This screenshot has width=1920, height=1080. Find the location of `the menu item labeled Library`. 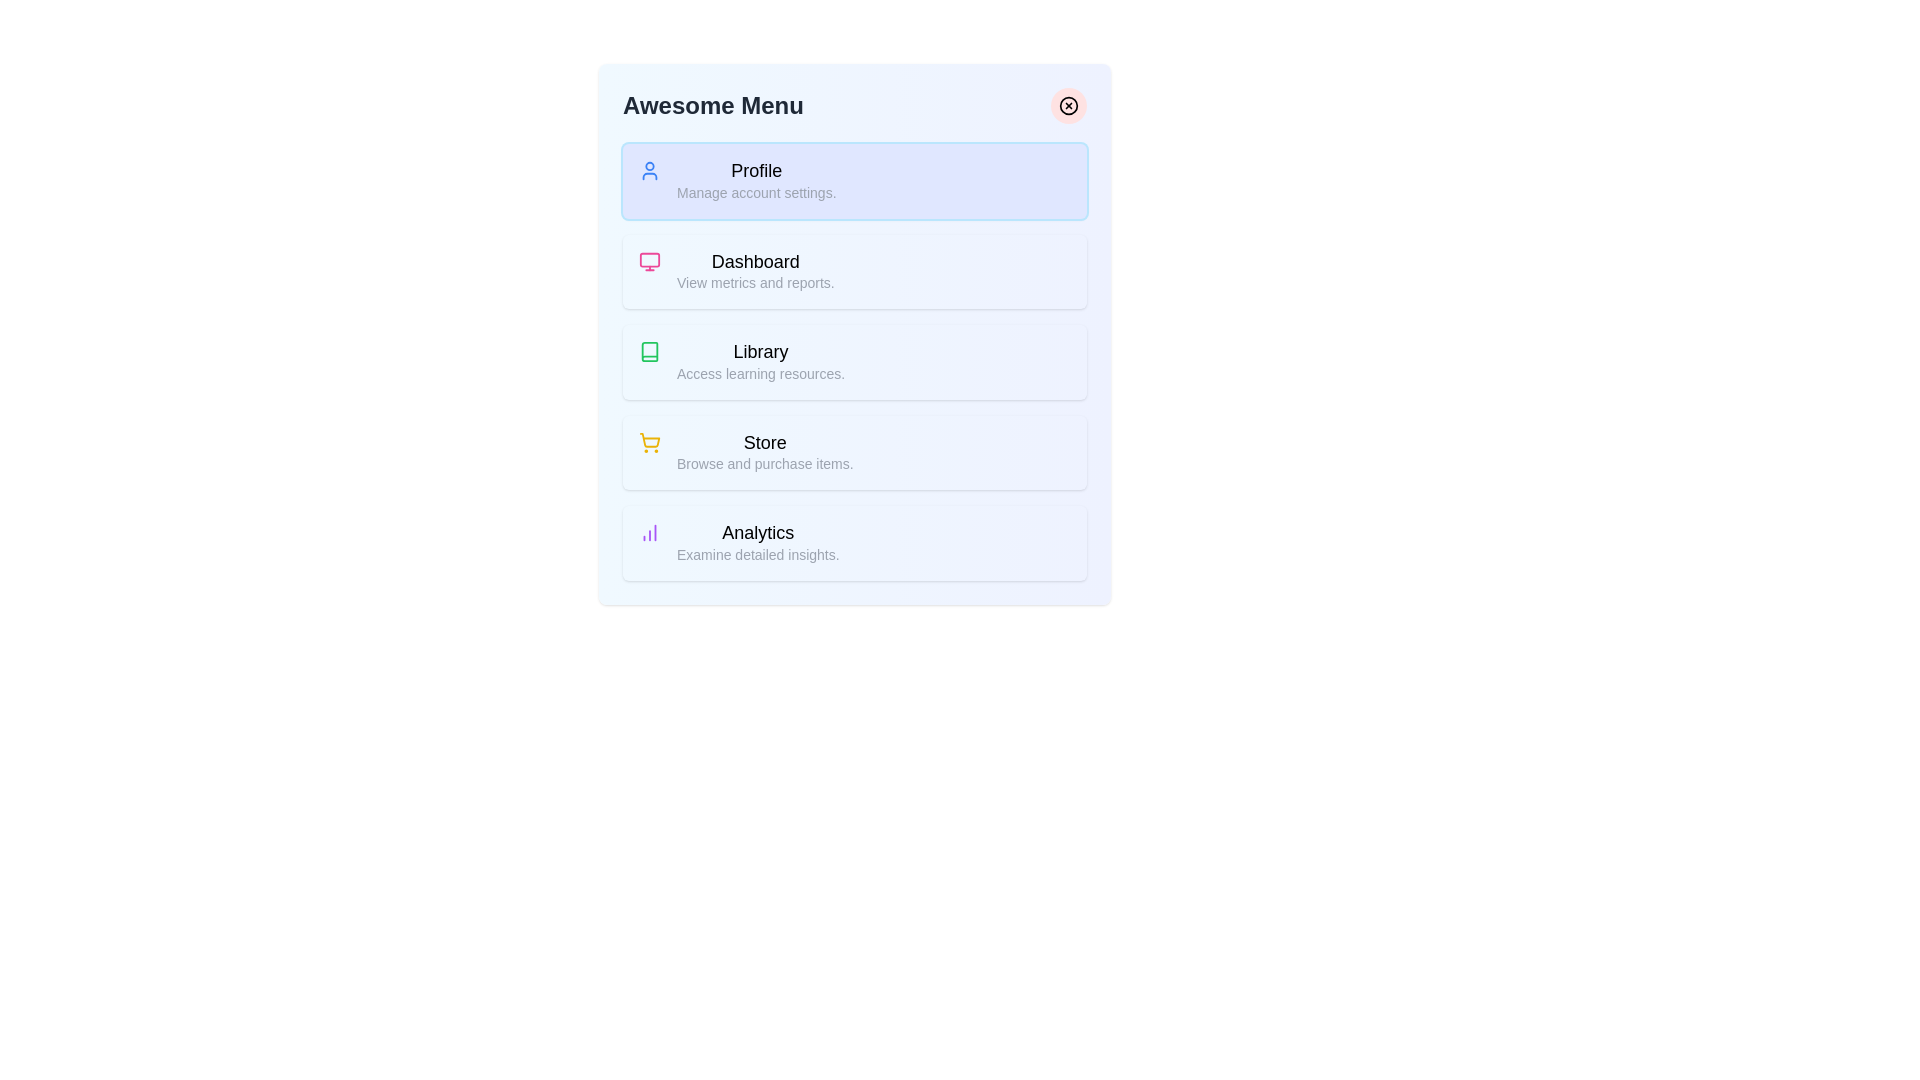

the menu item labeled Library is located at coordinates (854, 362).